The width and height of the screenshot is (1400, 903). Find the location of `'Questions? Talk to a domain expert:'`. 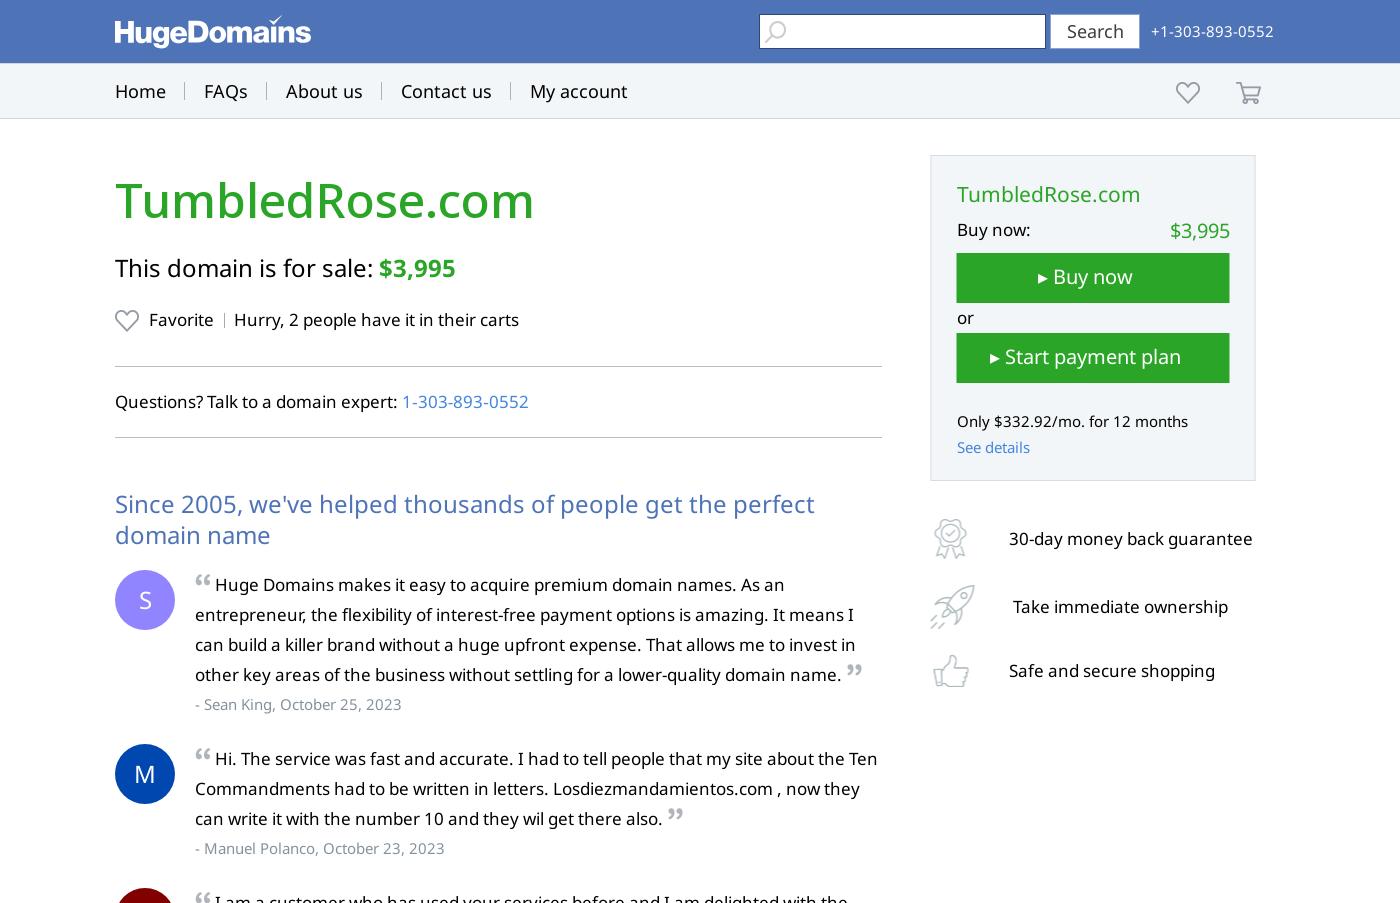

'Questions? Talk to a domain expert:' is located at coordinates (258, 400).